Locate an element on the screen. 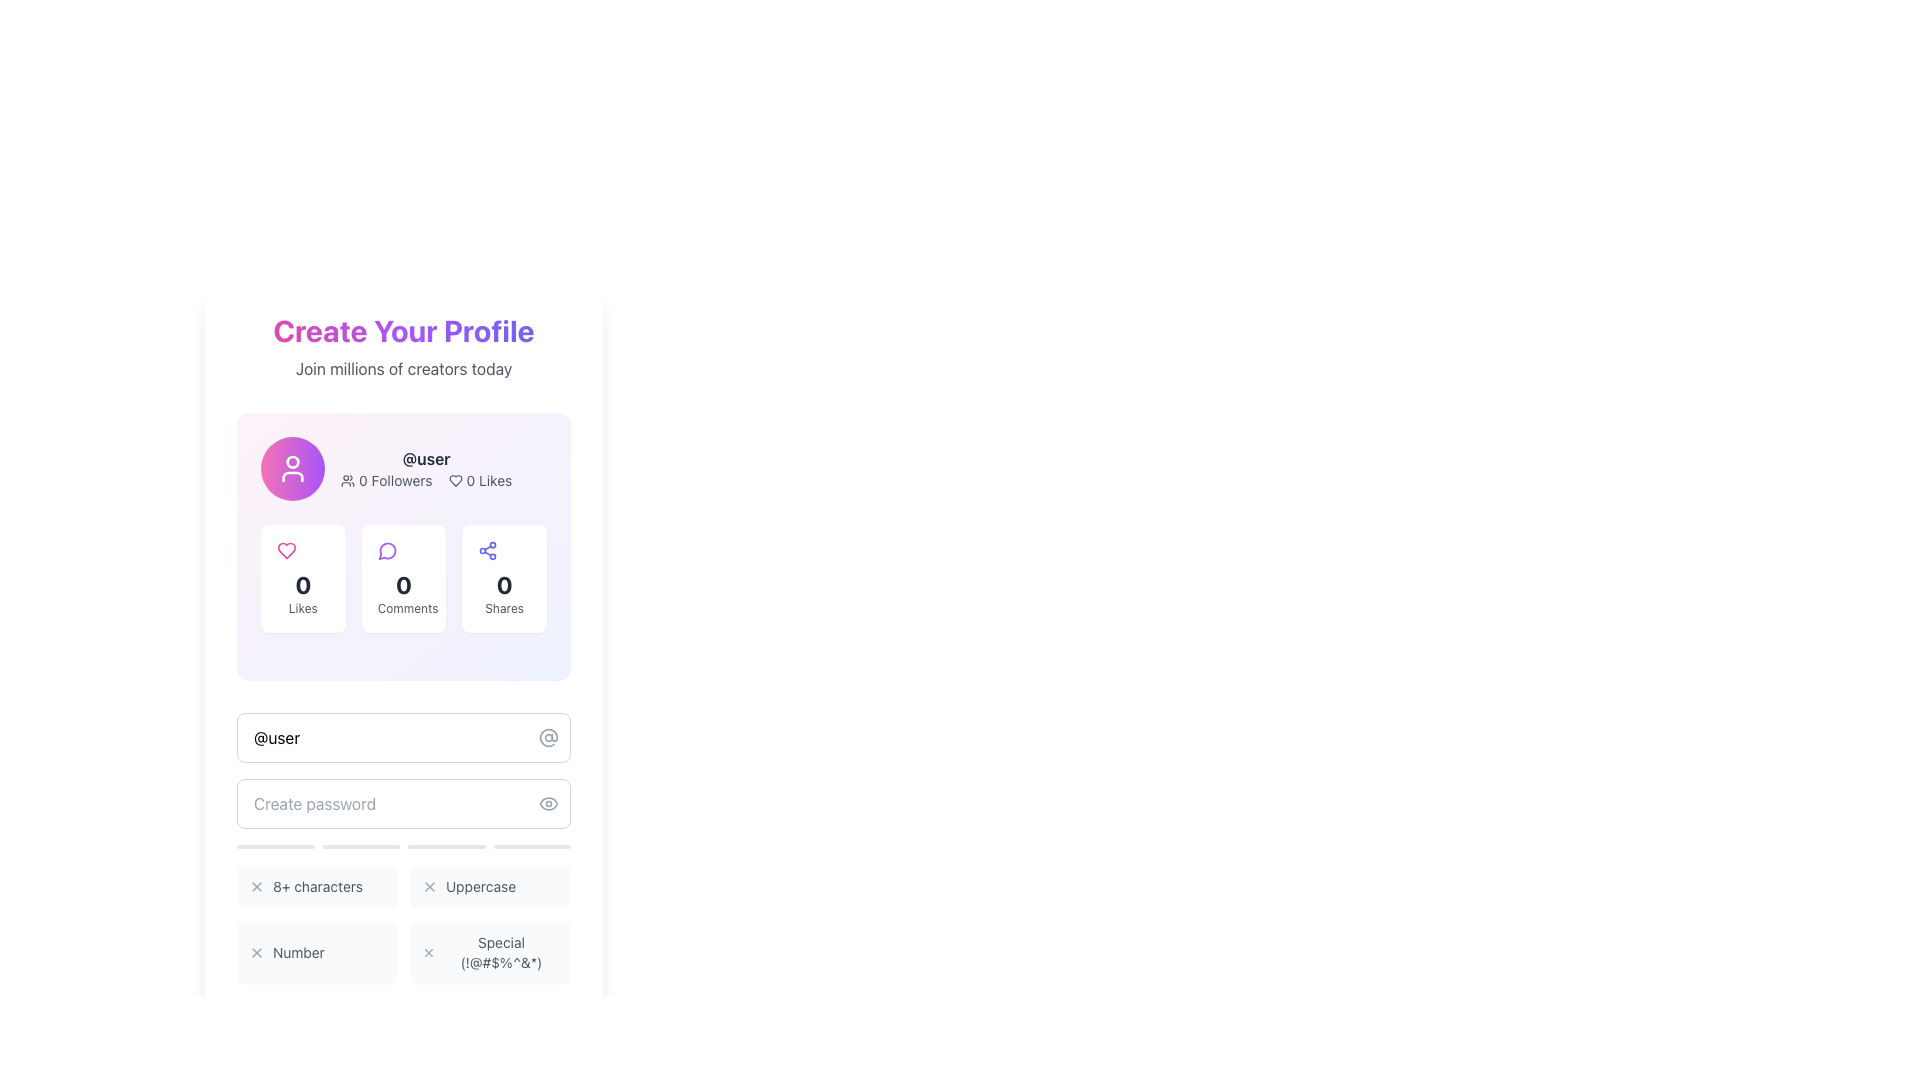  the informational box that indicates the requirement for uppercase characters, located in the second column of a grid structure just below the 'Create password' input field is located at coordinates (490, 886).